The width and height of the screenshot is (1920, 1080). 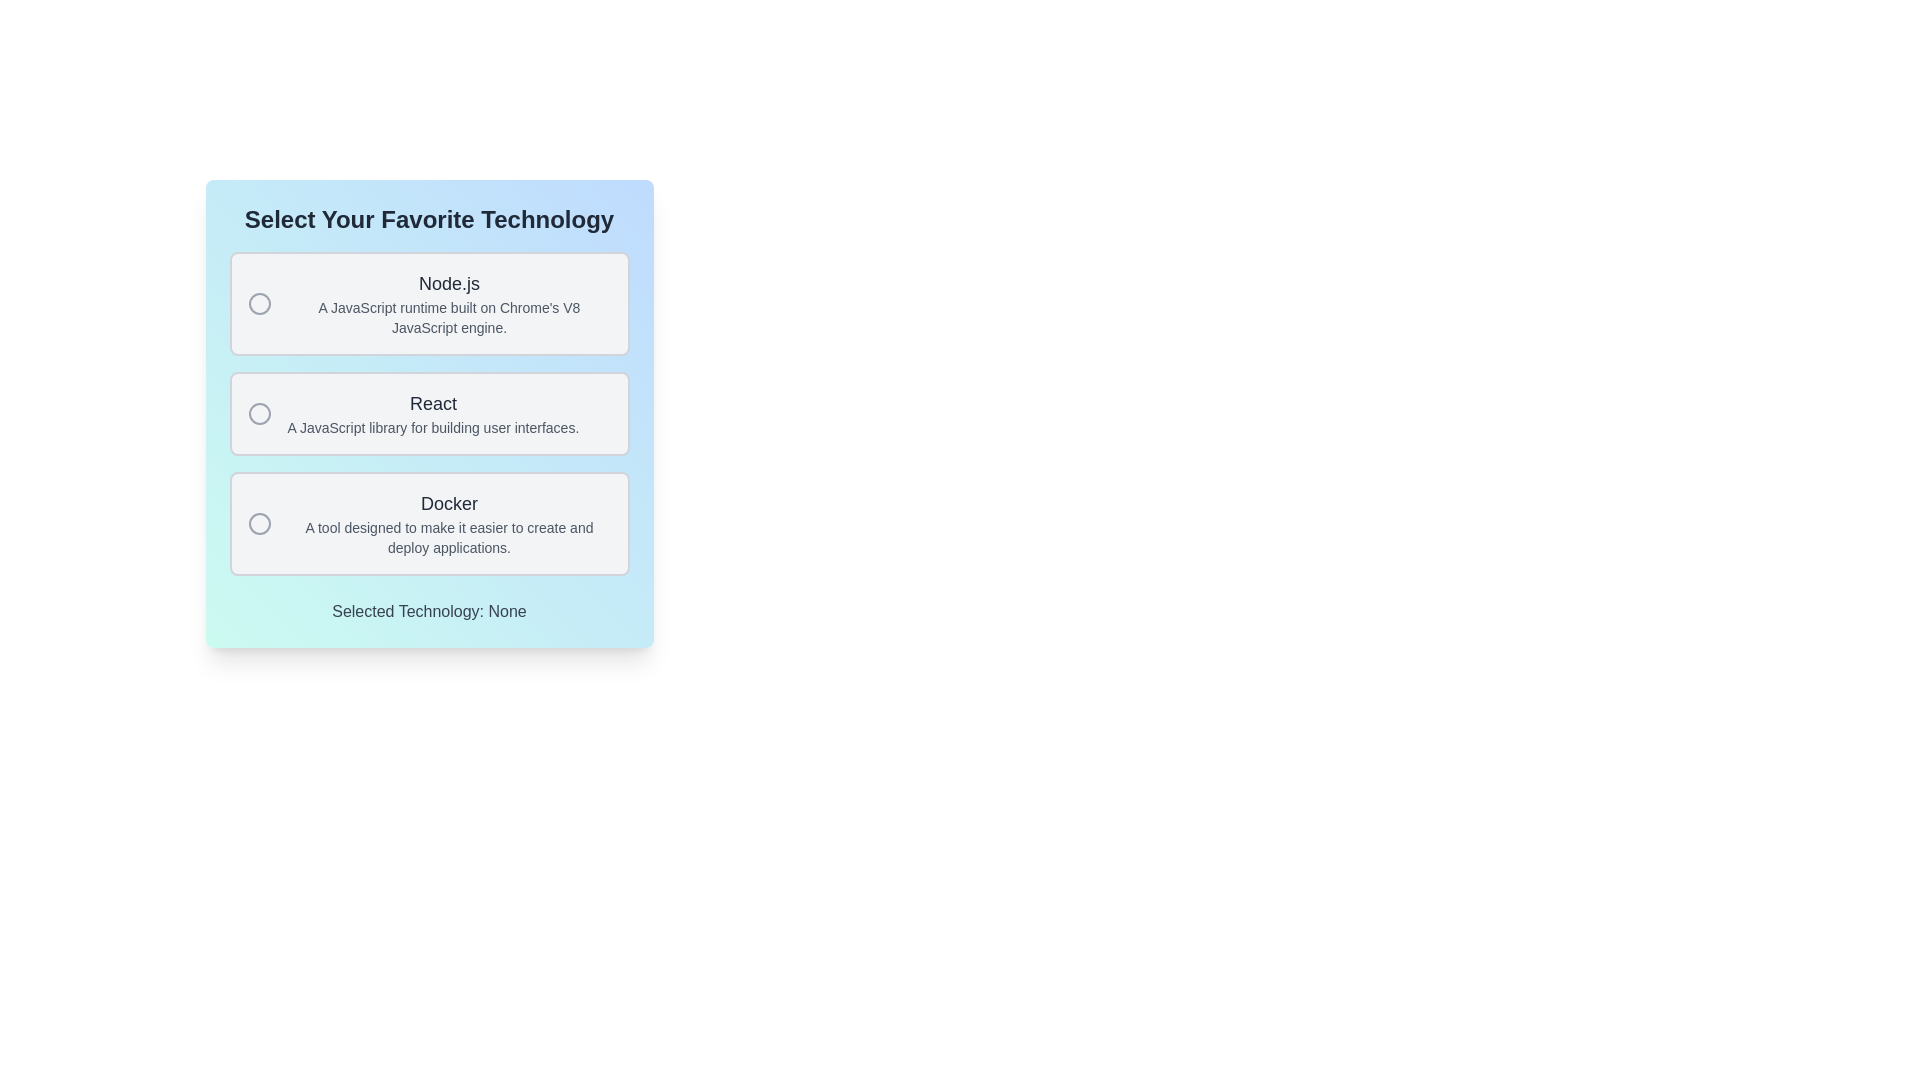 I want to click on the text label displaying 'React', which is styled in bold and larger font, located at the center of the second card among three vertically aligned cards, so click(x=432, y=404).